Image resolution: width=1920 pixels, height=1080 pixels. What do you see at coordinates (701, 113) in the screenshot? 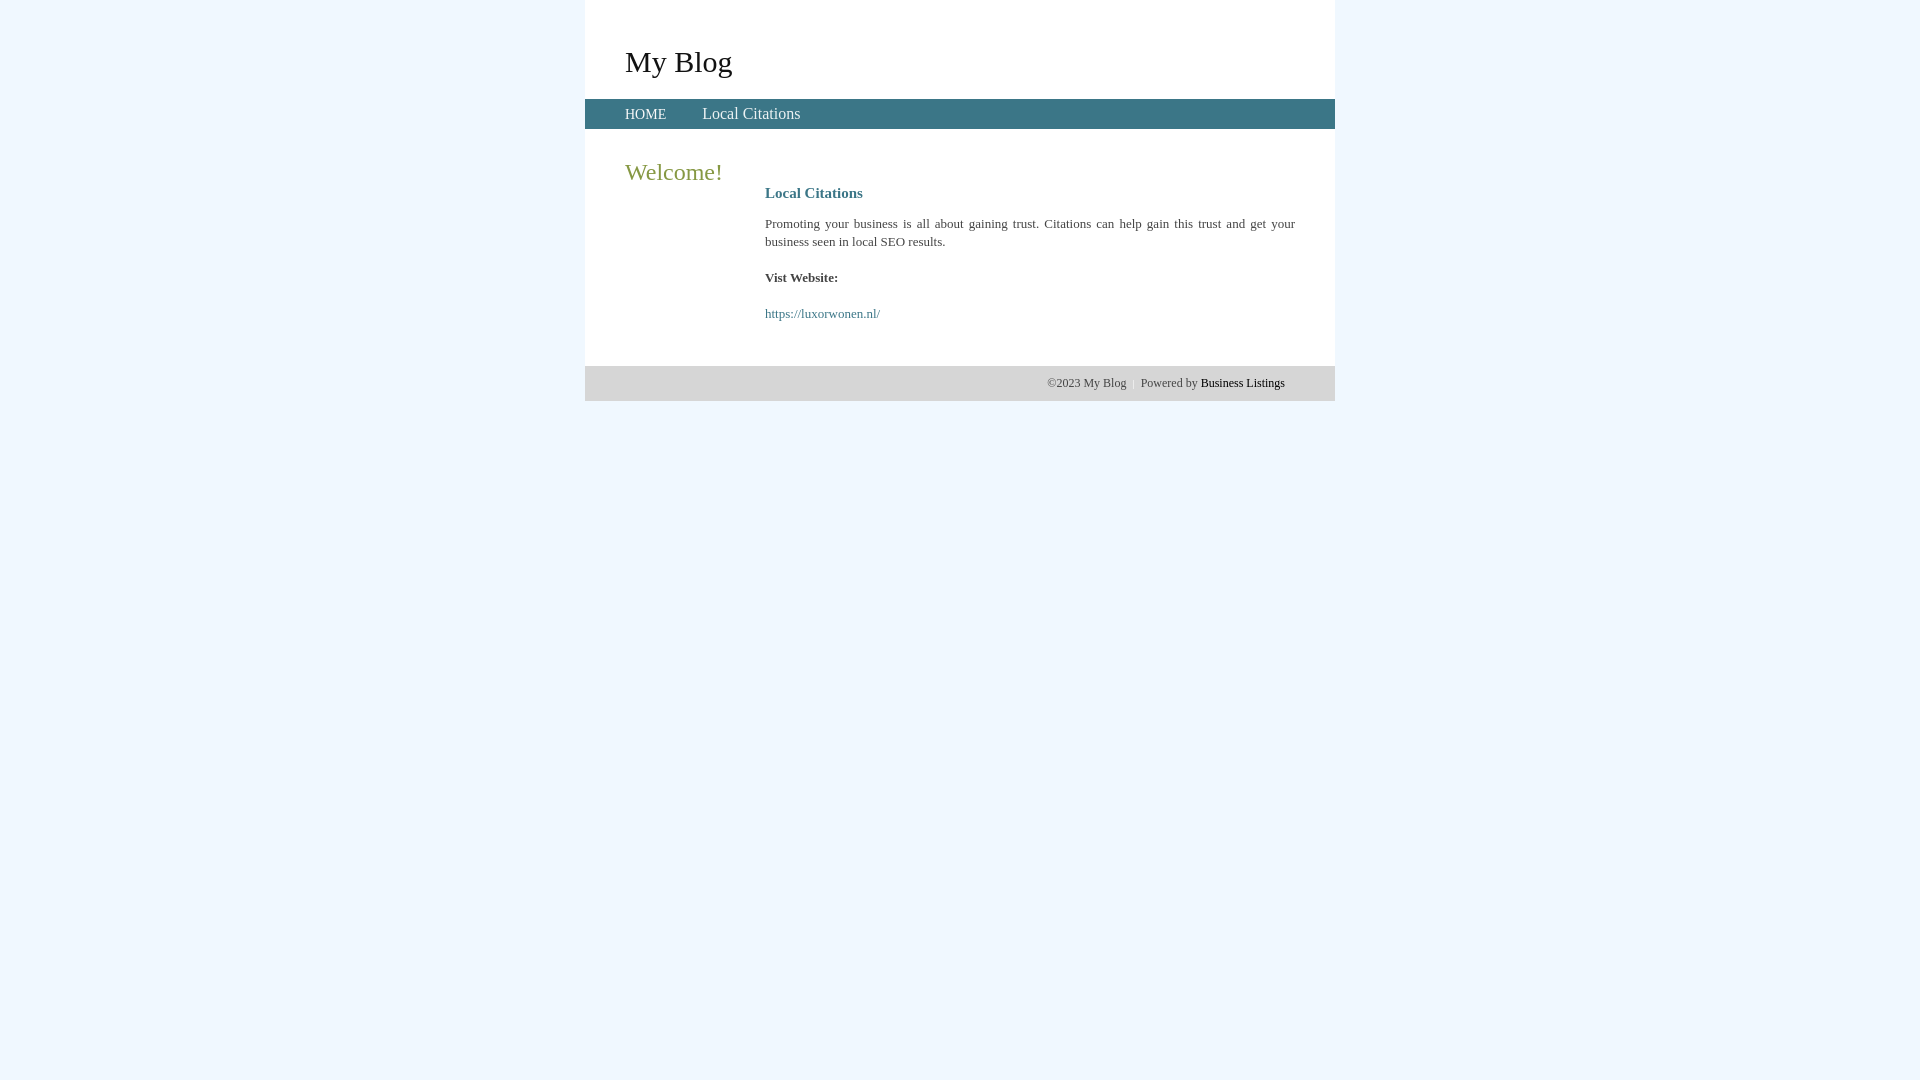
I see `'Local Citations'` at bounding box center [701, 113].